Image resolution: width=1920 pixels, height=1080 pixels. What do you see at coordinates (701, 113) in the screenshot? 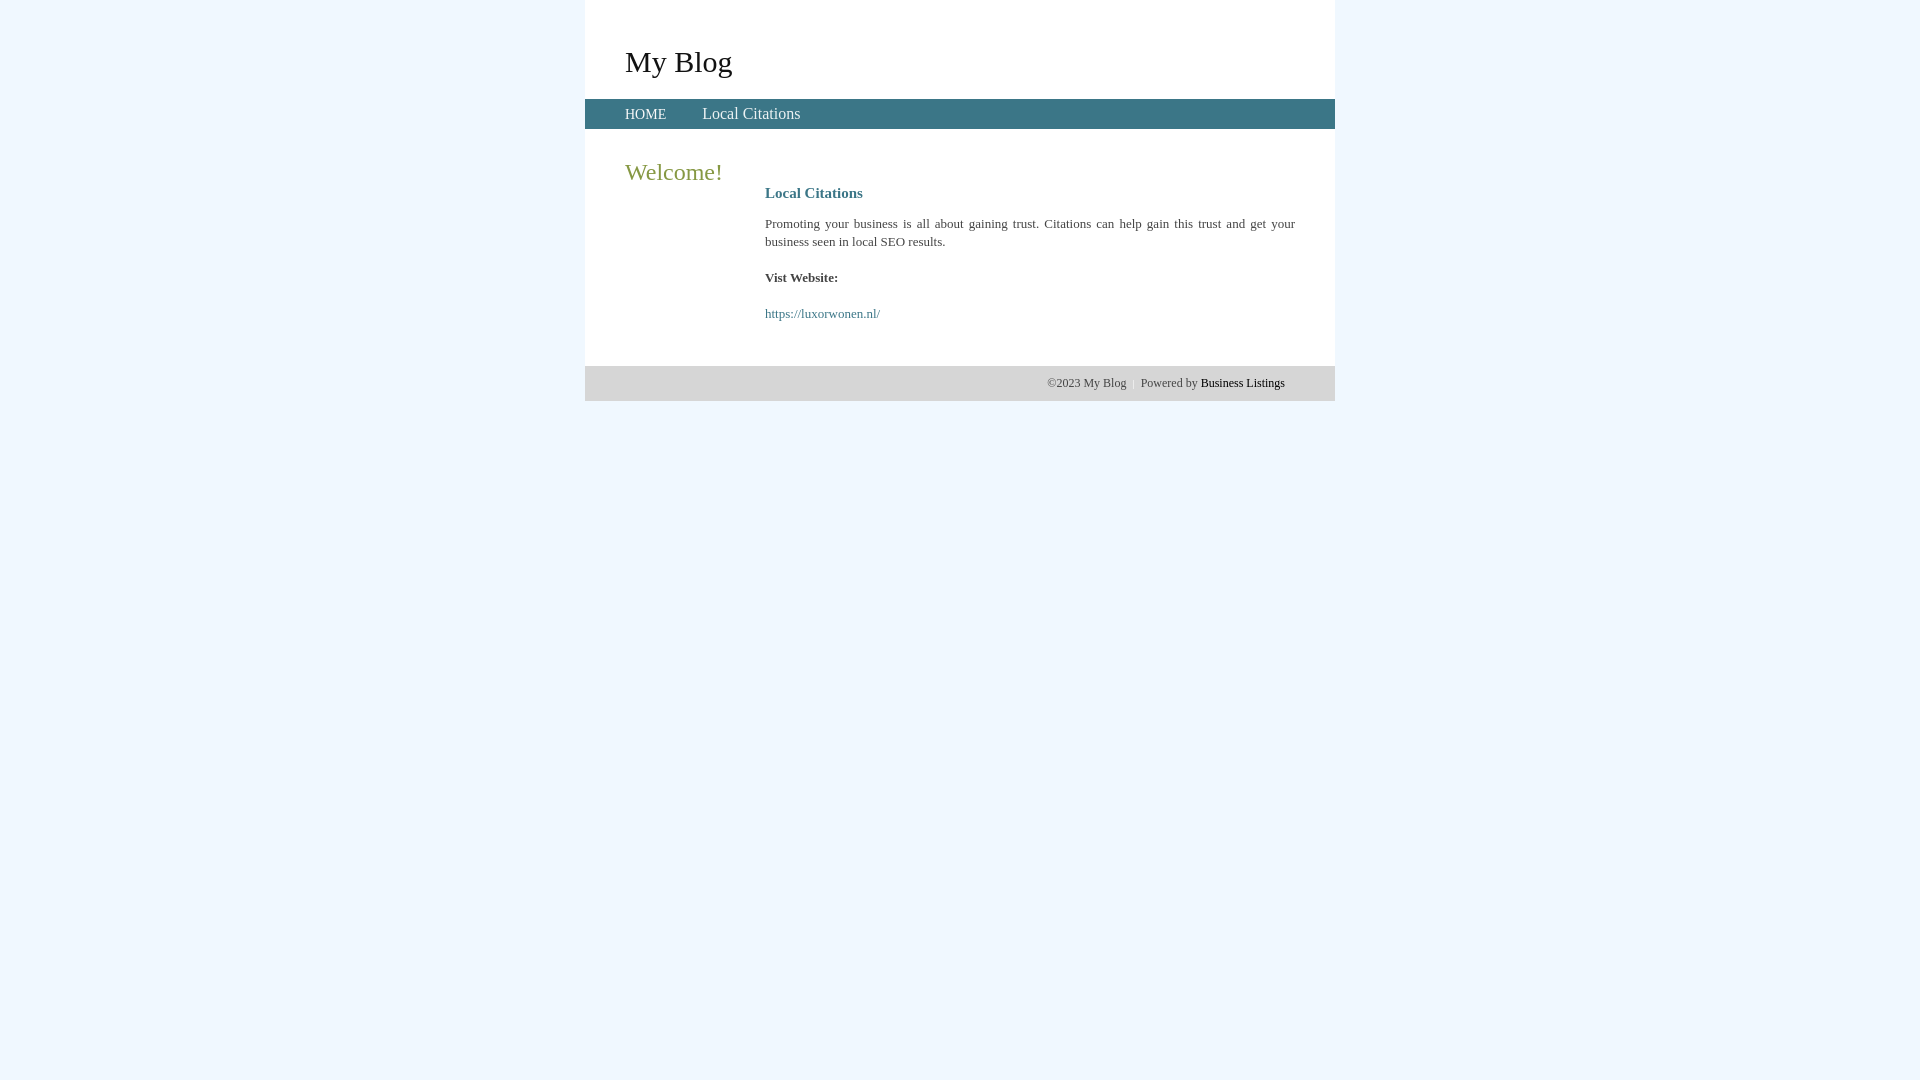
I see `'Local Citations'` at bounding box center [701, 113].